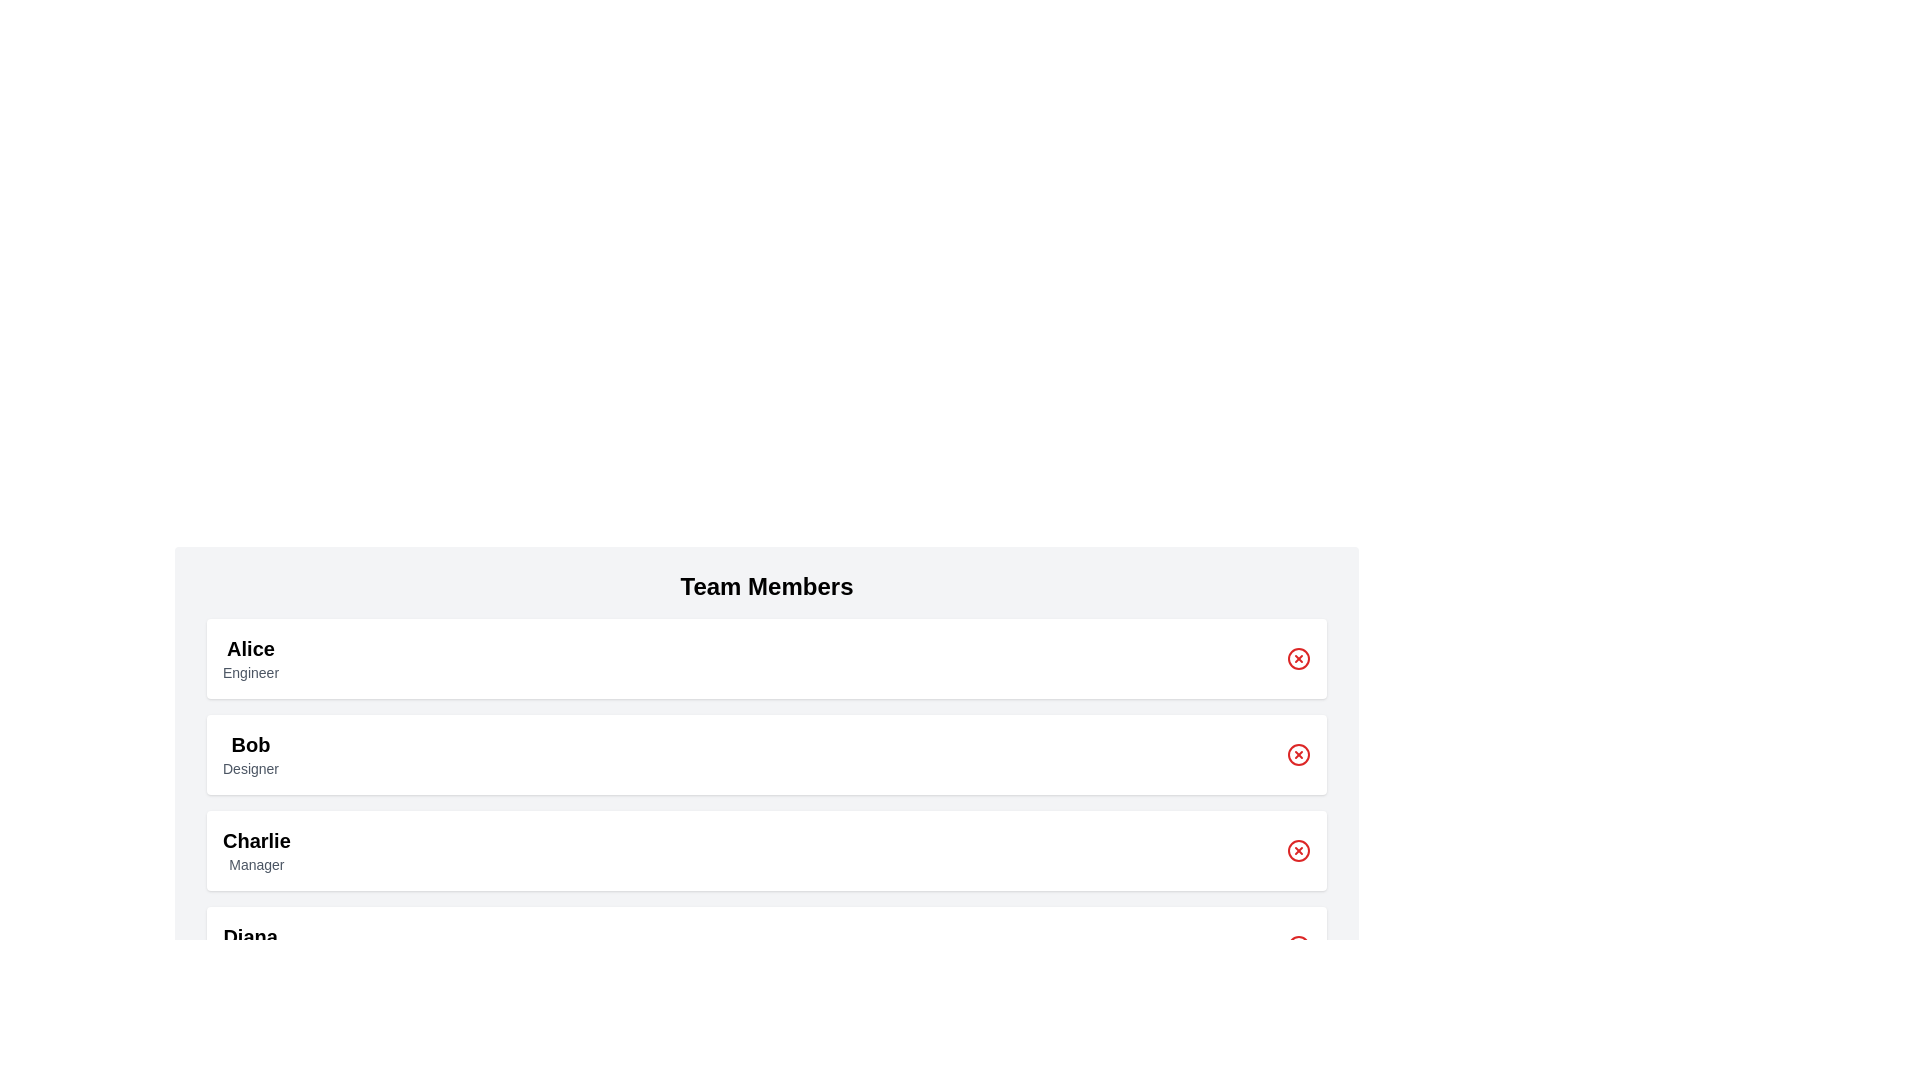  What do you see at coordinates (1299, 851) in the screenshot?
I see `the clickable icon button for the team member 'Charlie'` at bounding box center [1299, 851].